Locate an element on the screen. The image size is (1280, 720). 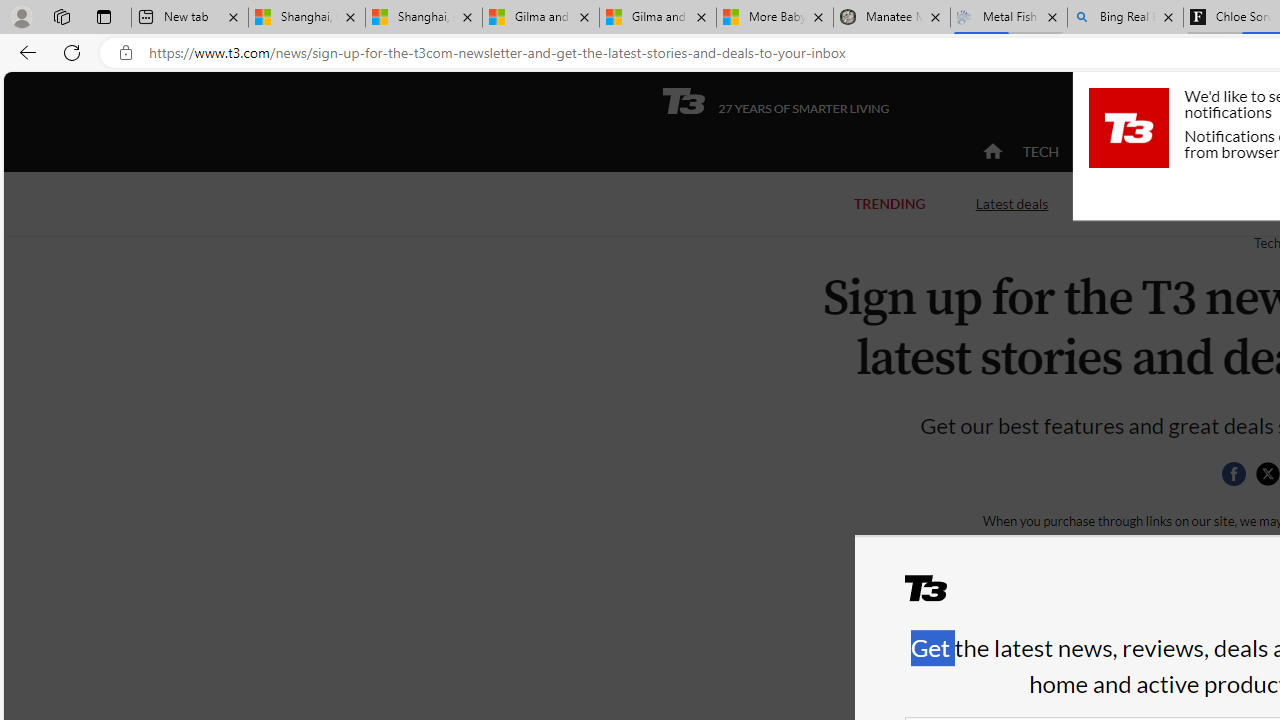
'Share this page on Facebook' is located at coordinates (1232, 474).